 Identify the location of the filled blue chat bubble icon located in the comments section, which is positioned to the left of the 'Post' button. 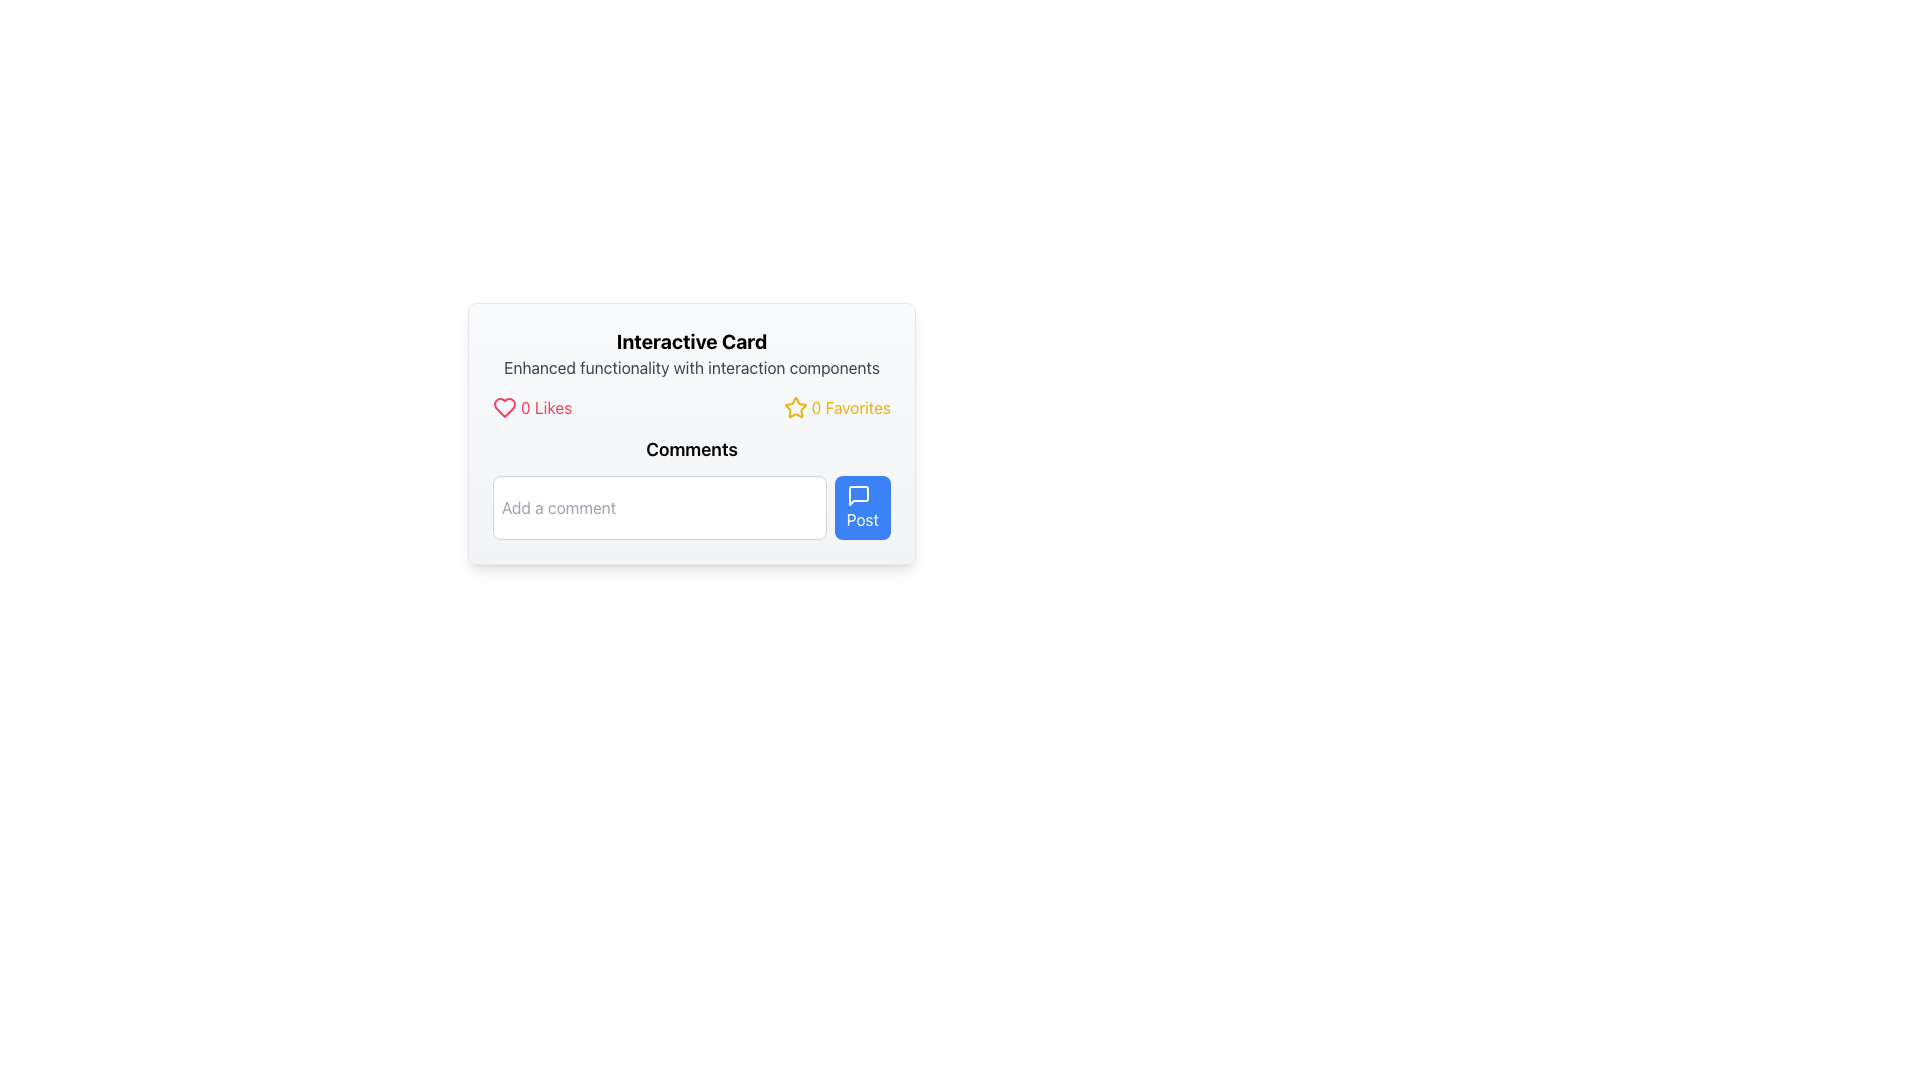
(858, 495).